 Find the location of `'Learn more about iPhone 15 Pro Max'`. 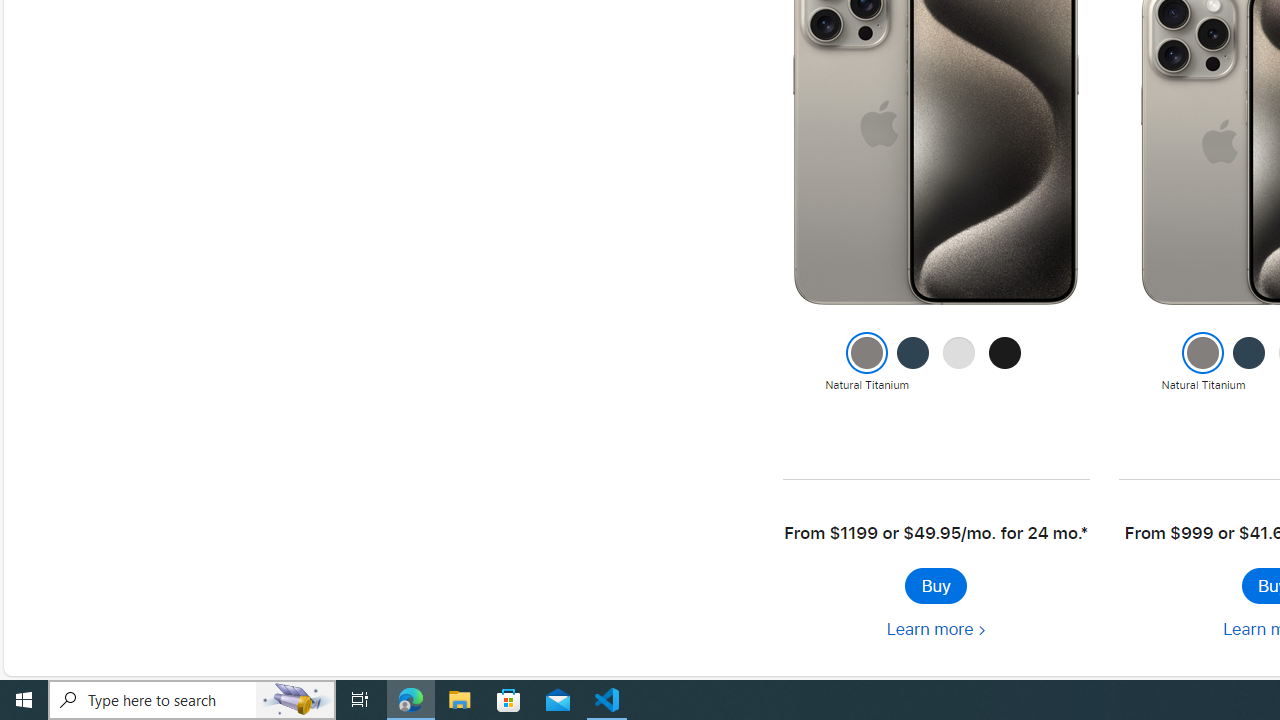

'Learn more about iPhone 15 Pro Max' is located at coordinates (934, 628).